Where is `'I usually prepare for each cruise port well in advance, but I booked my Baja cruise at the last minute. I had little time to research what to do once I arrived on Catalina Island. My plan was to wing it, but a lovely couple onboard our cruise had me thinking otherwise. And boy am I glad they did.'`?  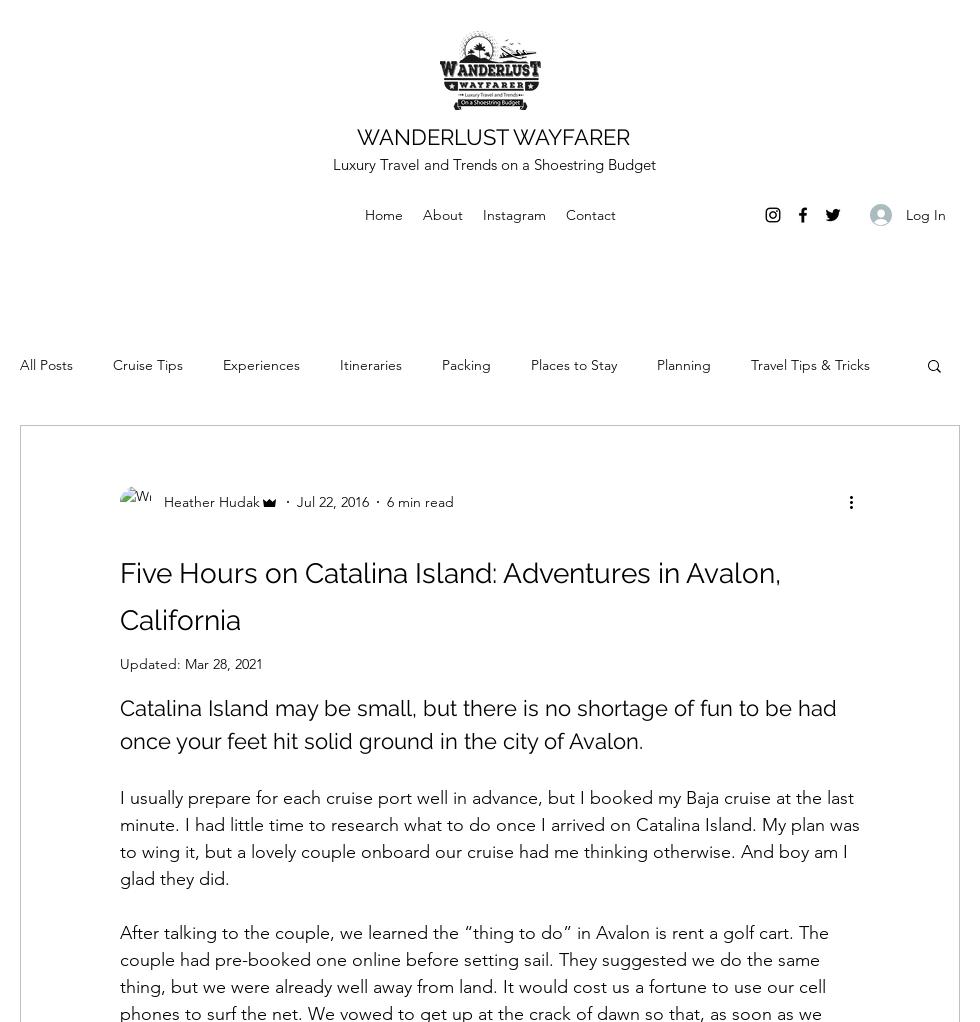 'I usually prepare for each cruise port well in advance, but I booked my Baja cruise at the last minute. I had little time to research what to do once I arrived on Catalina Island. My plan was to wing it, but a lovely couple onboard our cruise had me thinking otherwise. And boy am I glad they did.' is located at coordinates (492, 837).